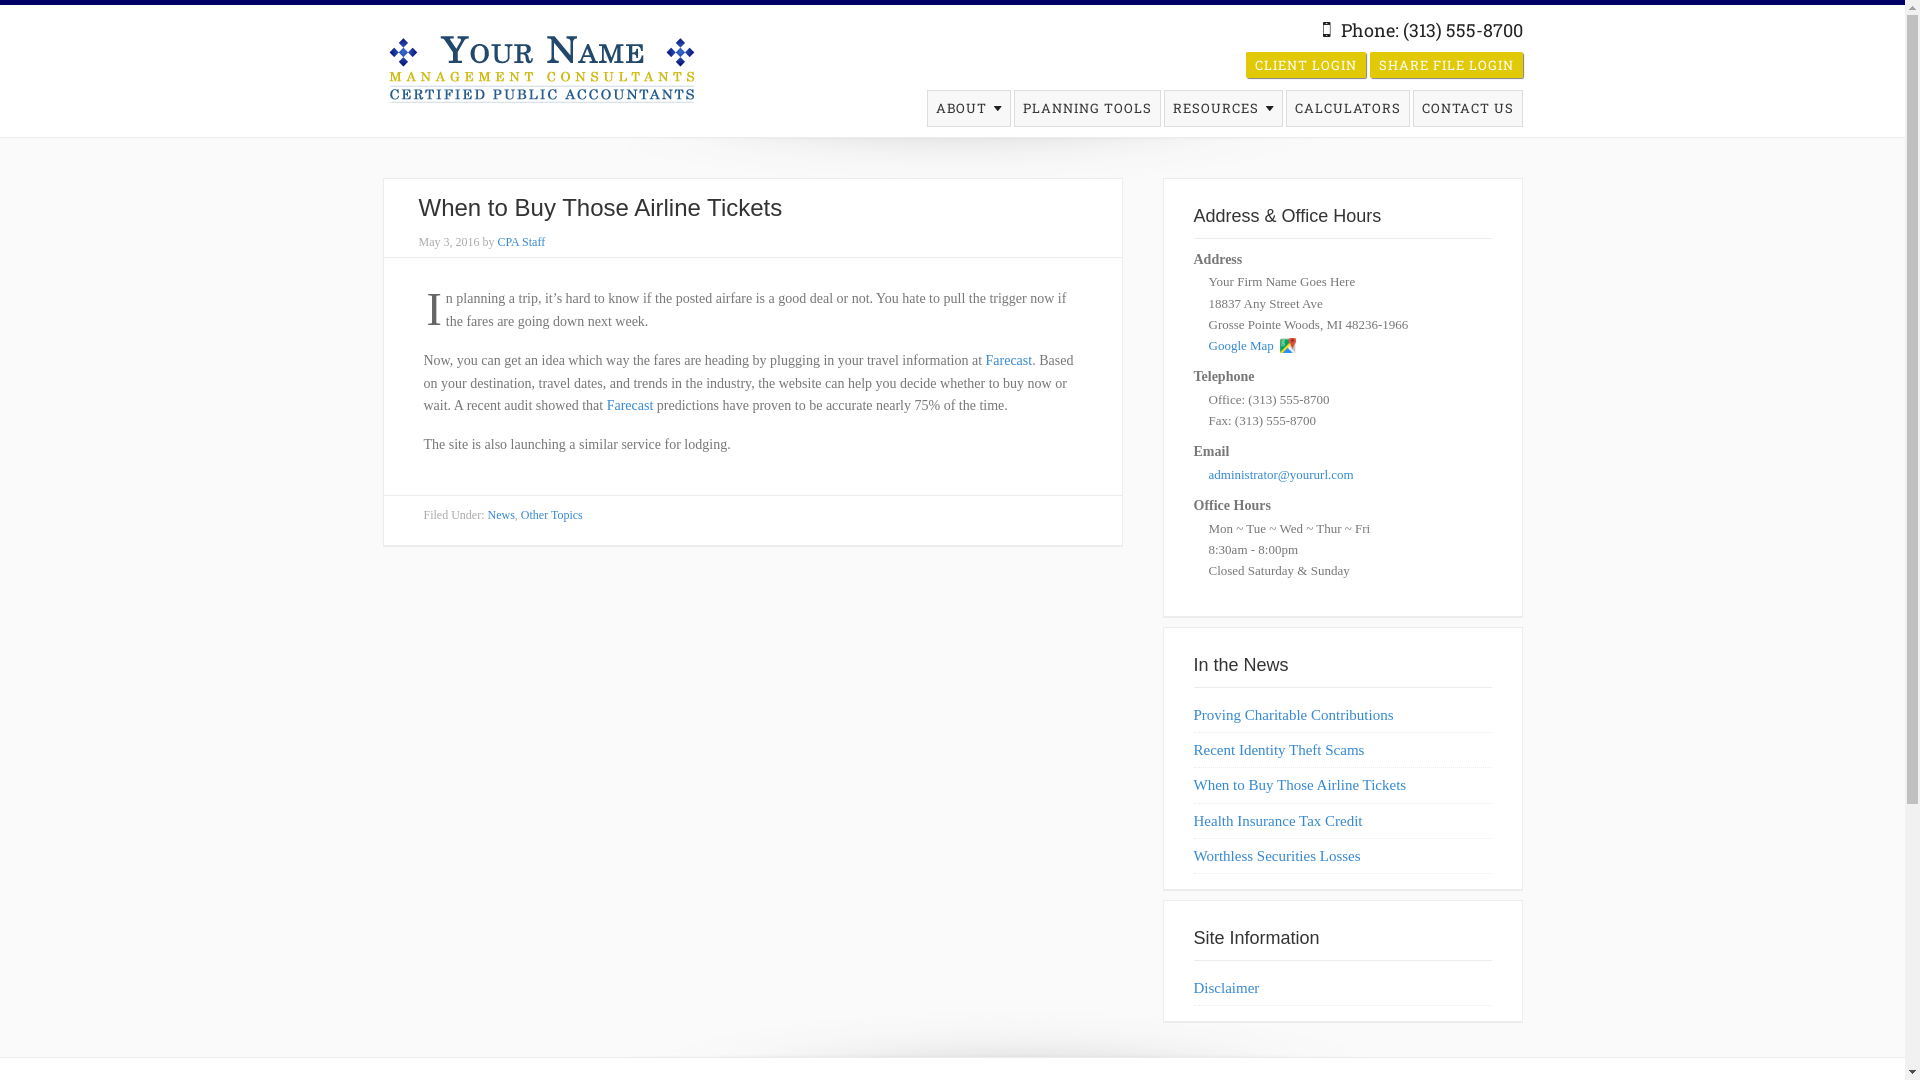  Describe the element at coordinates (1300, 784) in the screenshot. I see `'When to Buy Those Airline Tickets'` at that location.